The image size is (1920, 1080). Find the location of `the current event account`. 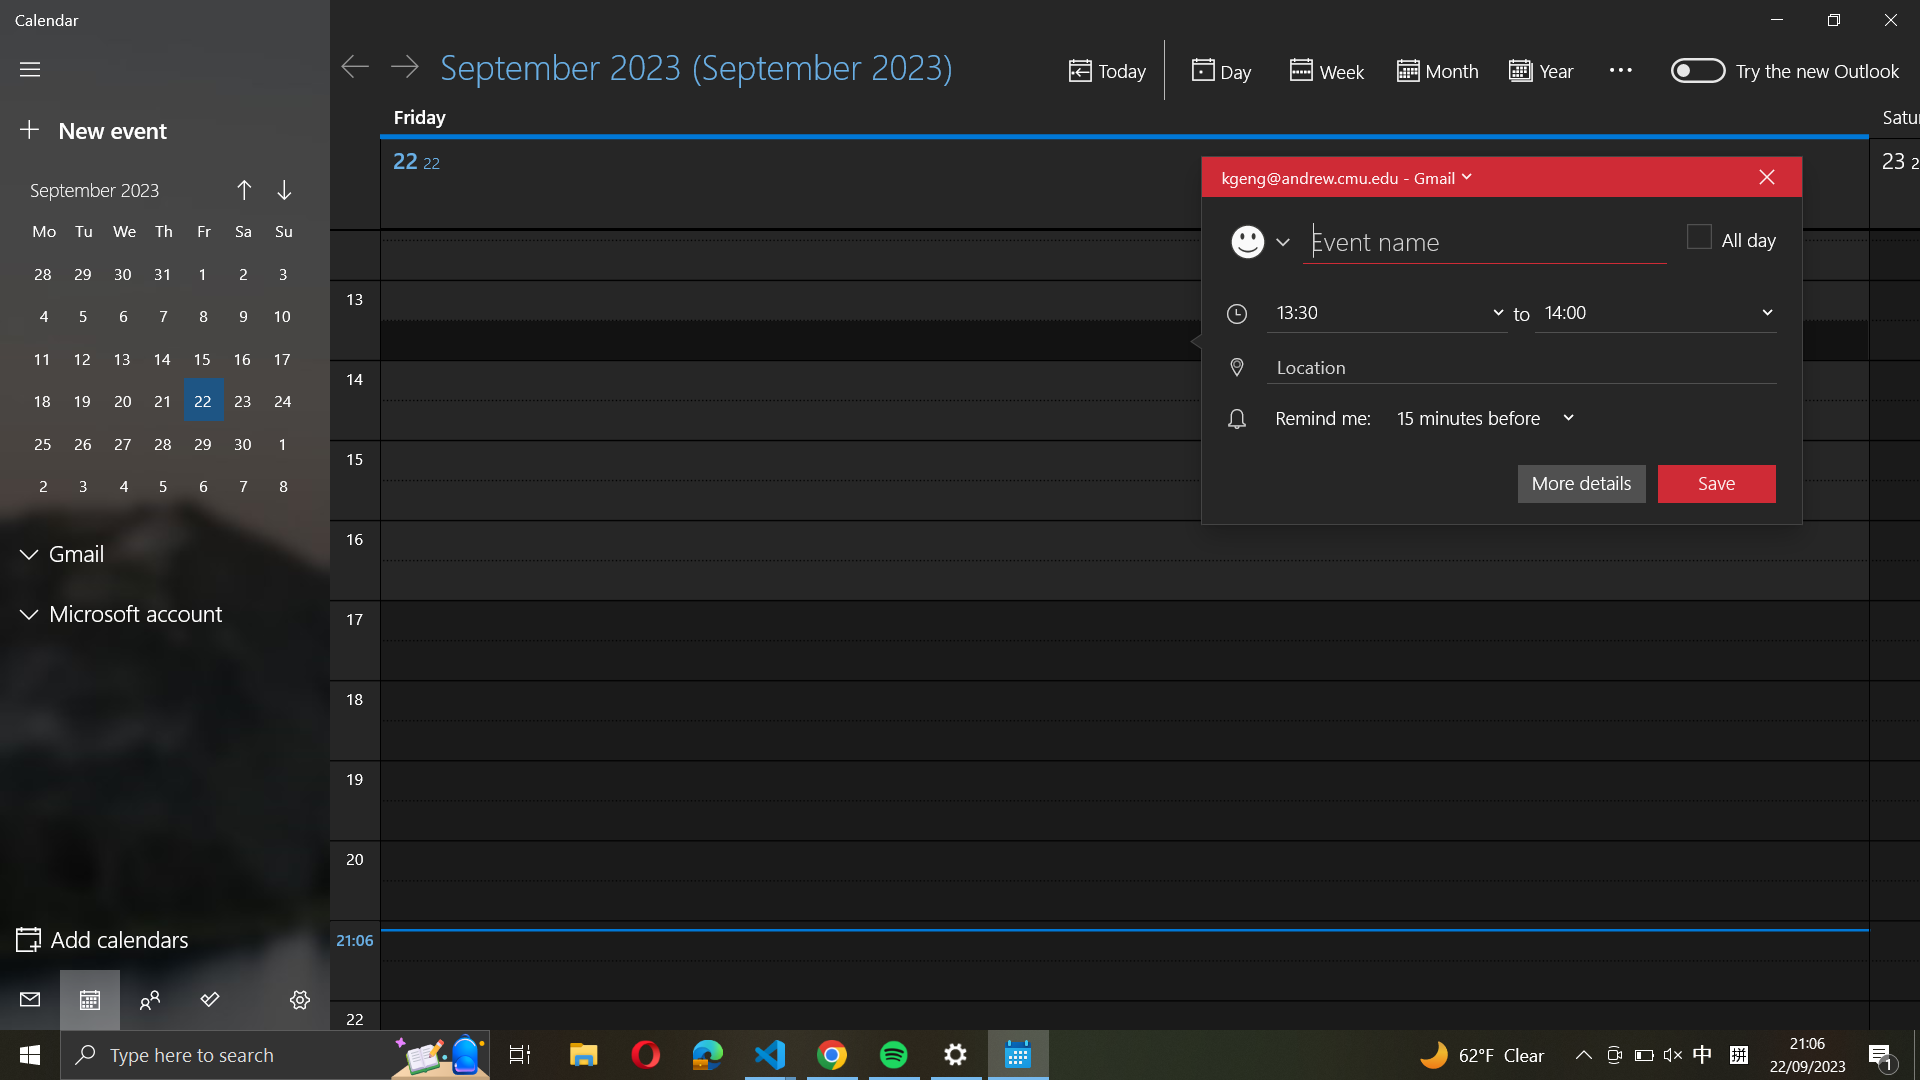

the current event account is located at coordinates (1344, 176).